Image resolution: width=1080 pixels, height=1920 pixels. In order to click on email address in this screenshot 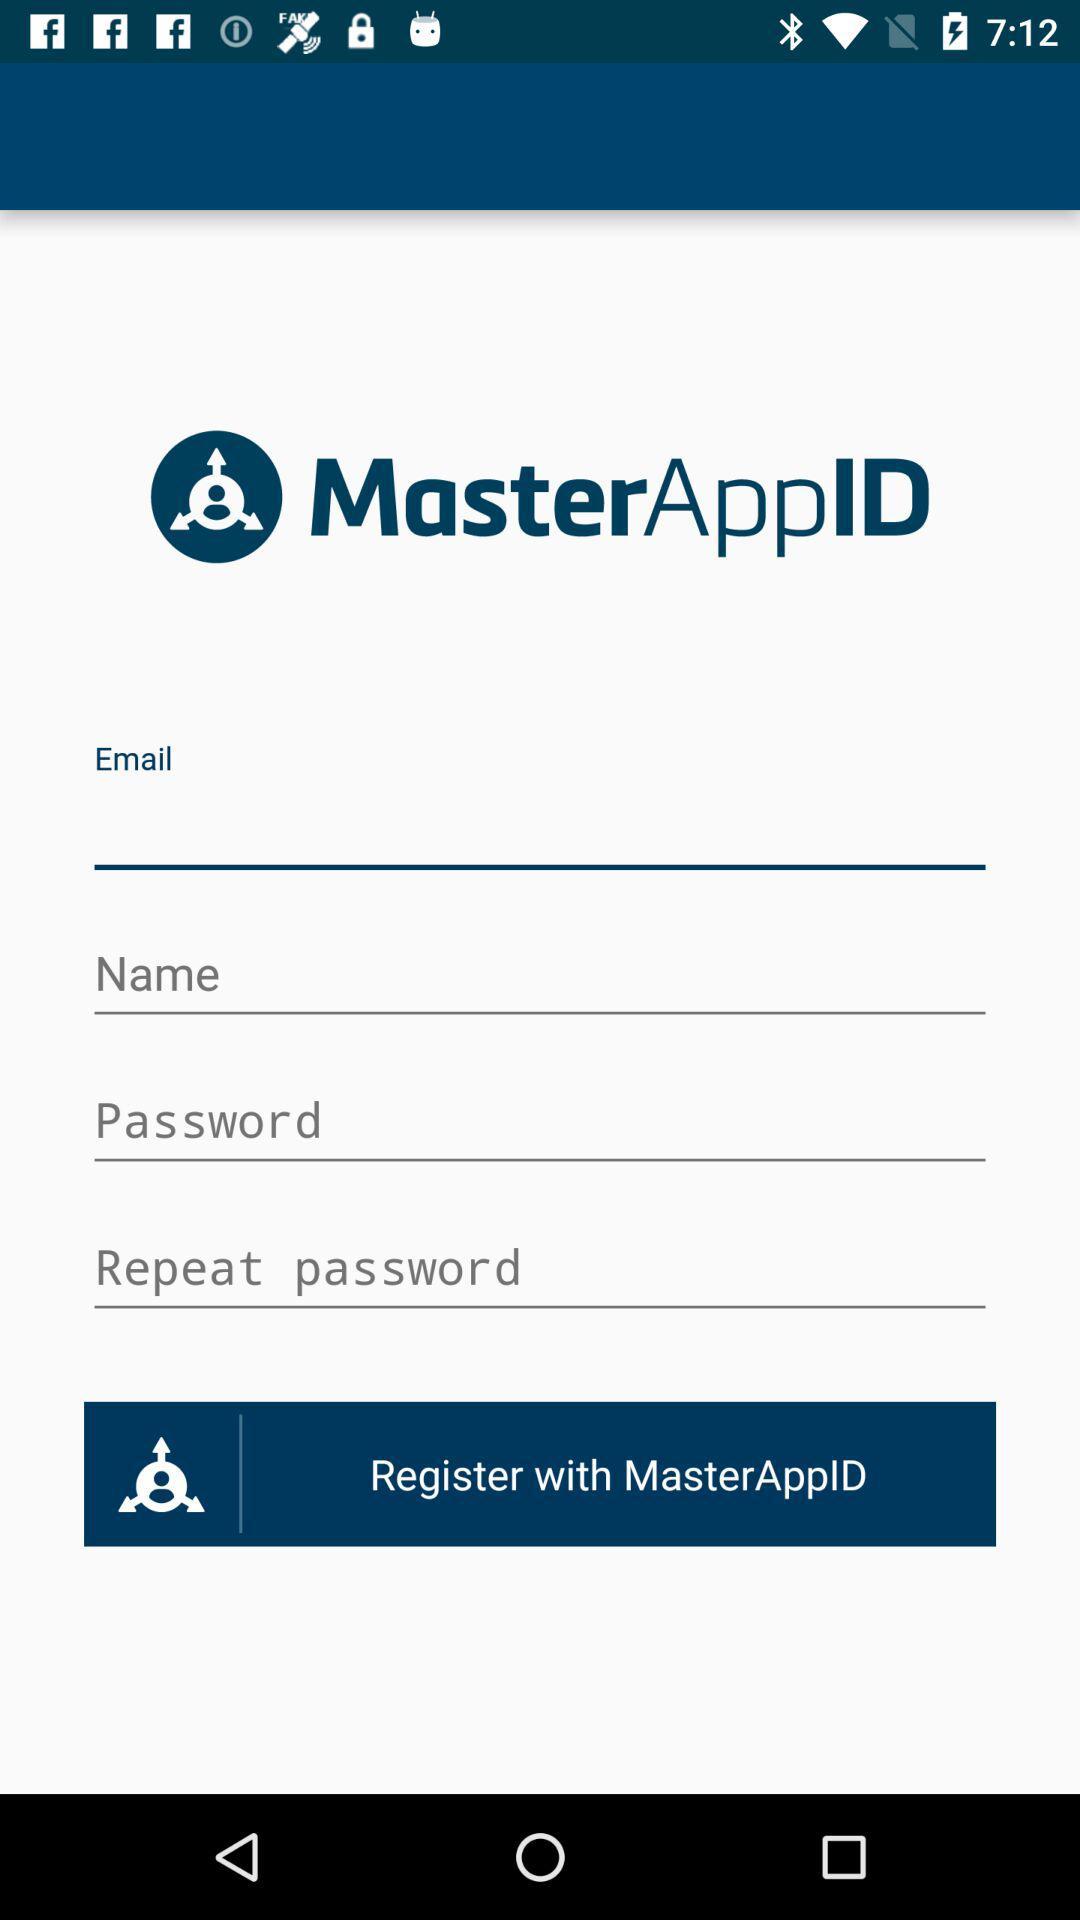, I will do `click(540, 828)`.